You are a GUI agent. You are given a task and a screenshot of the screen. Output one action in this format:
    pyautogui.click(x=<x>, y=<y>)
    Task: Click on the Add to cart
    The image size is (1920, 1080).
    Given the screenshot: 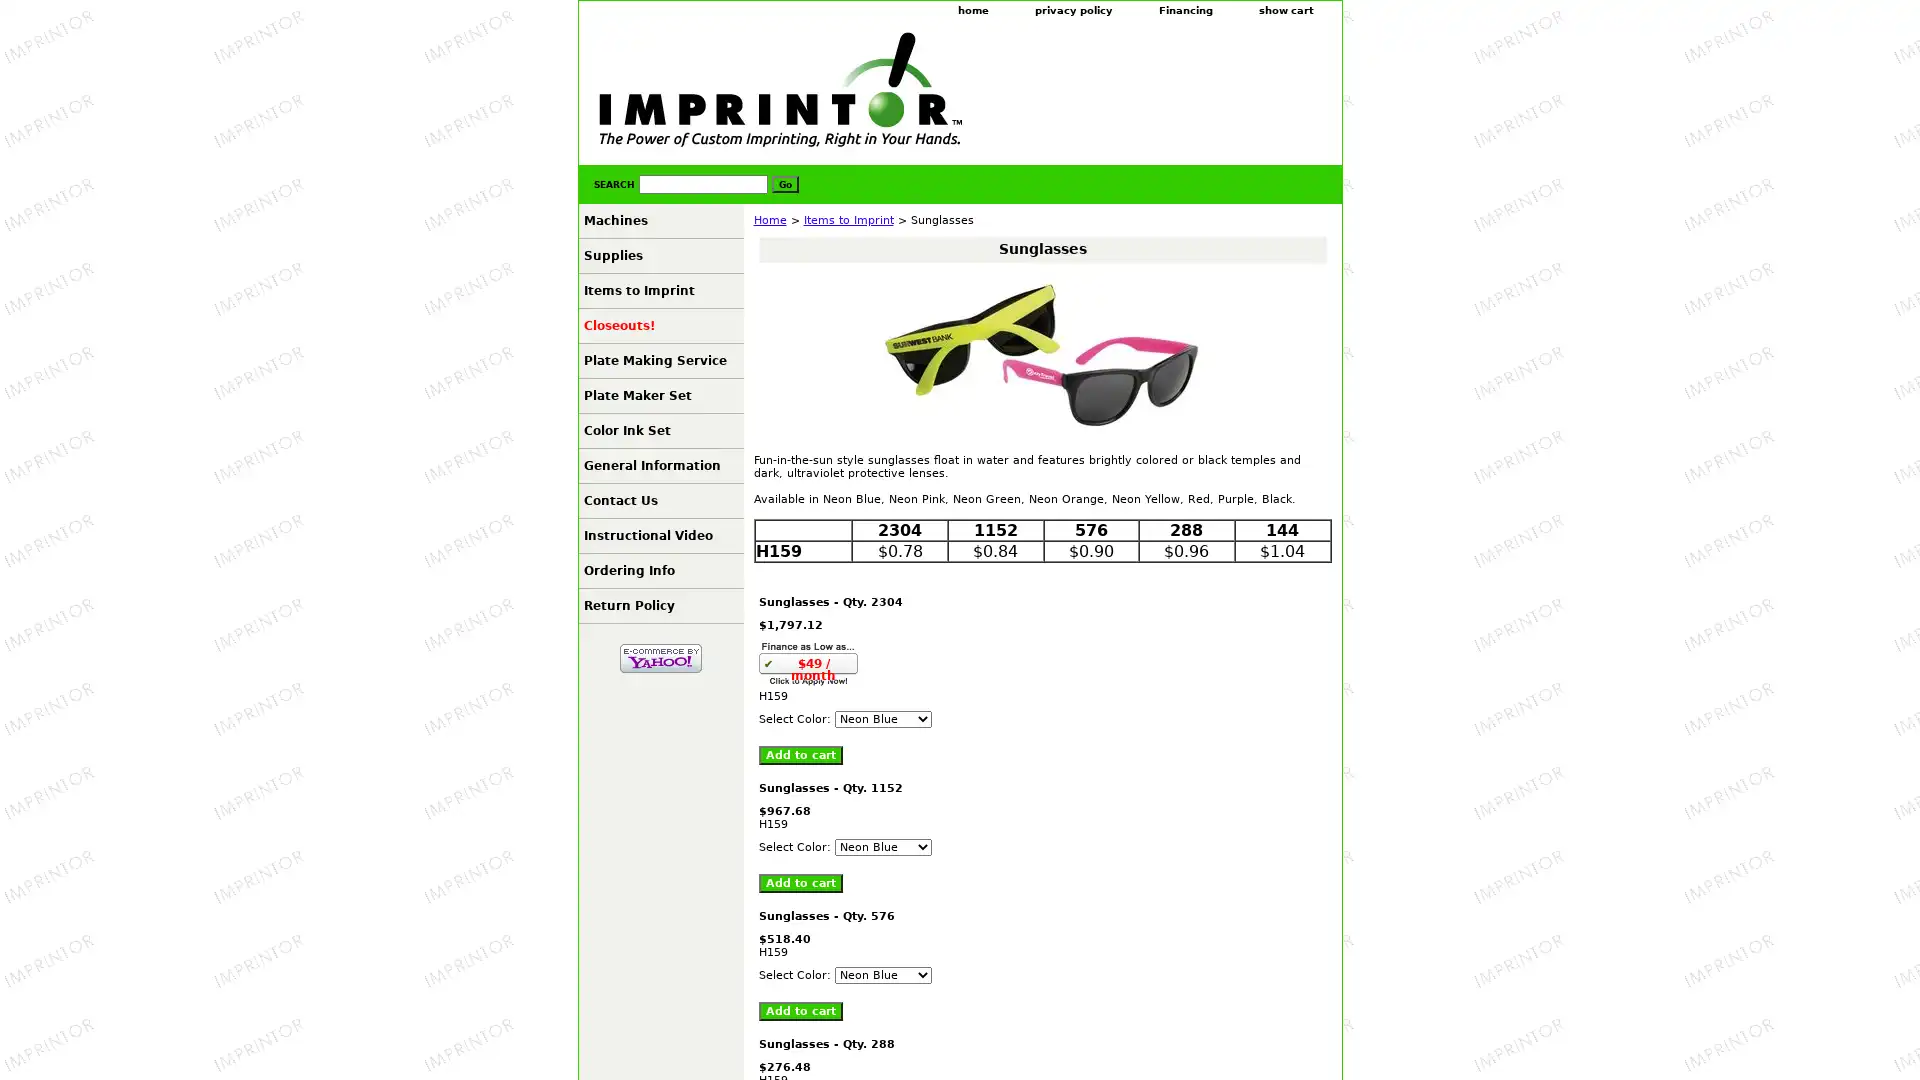 What is the action you would take?
    pyautogui.click(x=800, y=1011)
    